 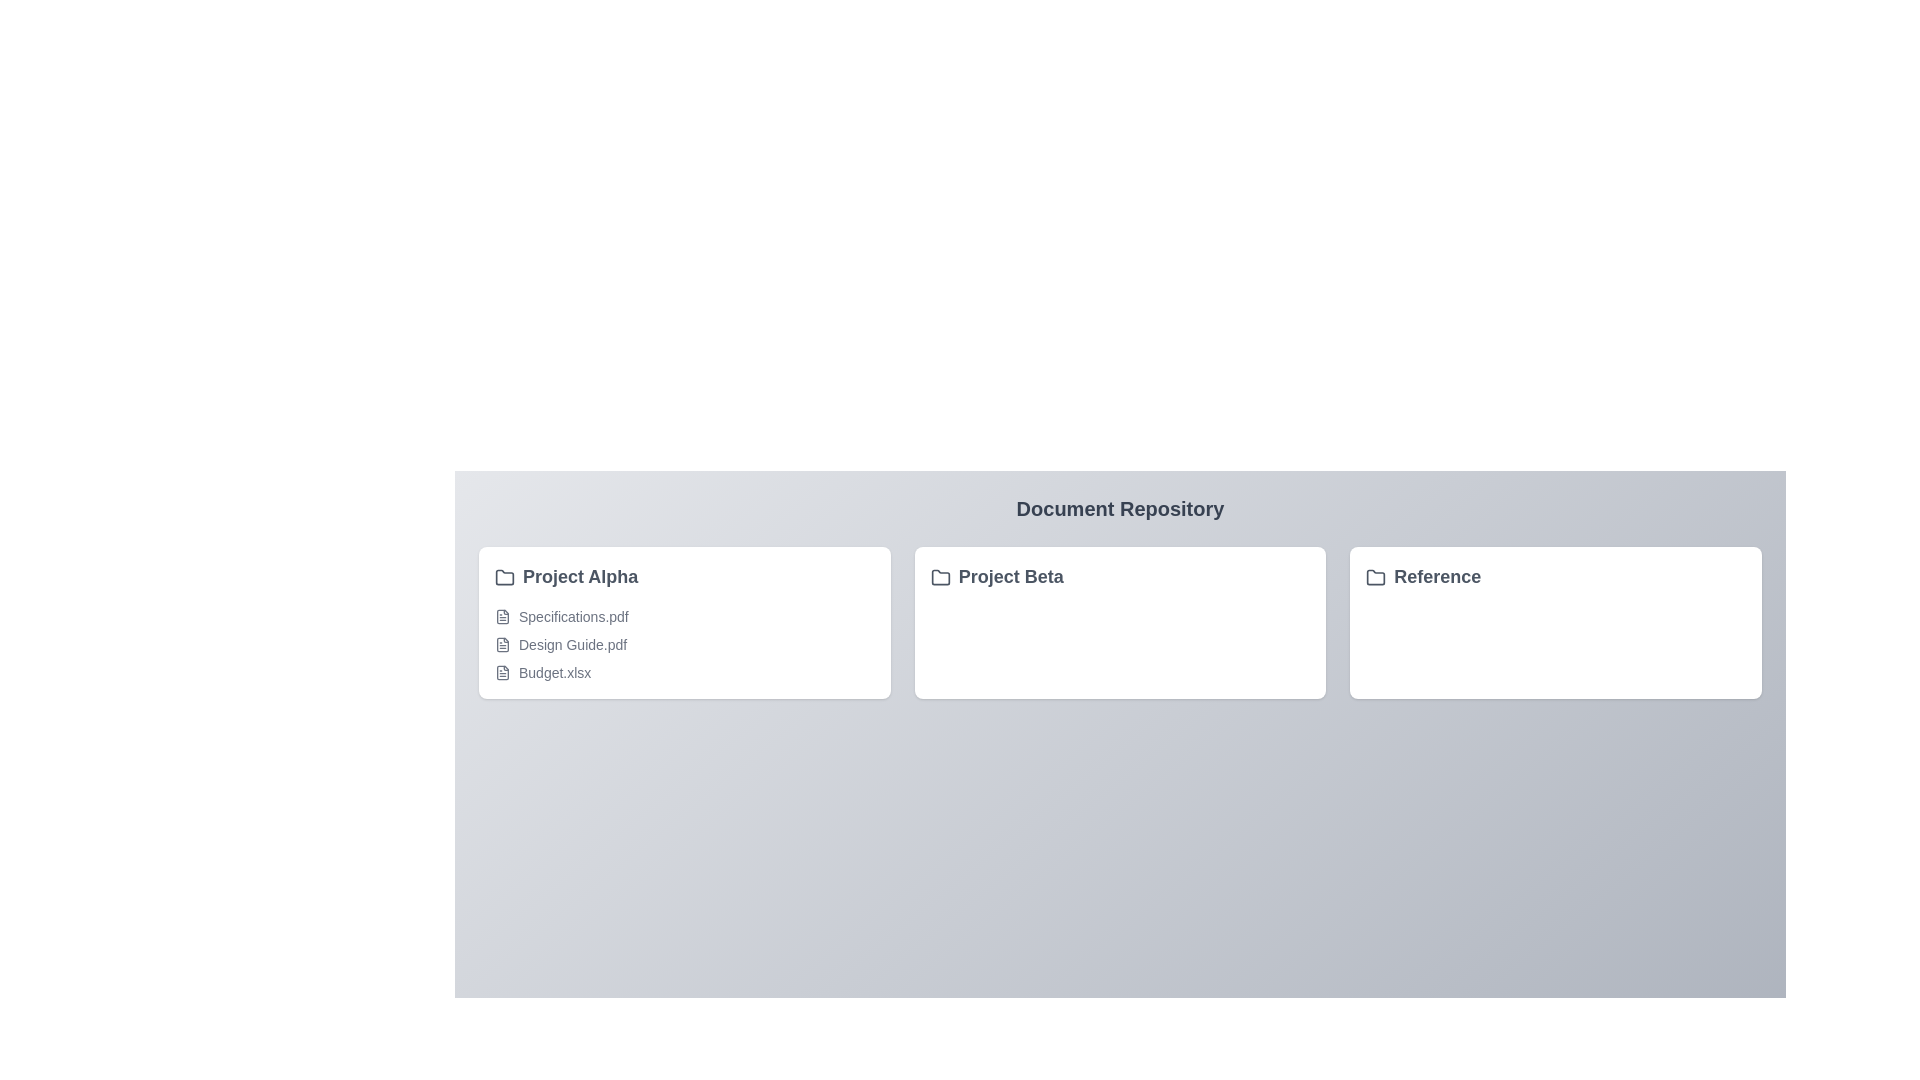 I want to click on the file name in the 'Project Alpha' section, so click(x=684, y=644).